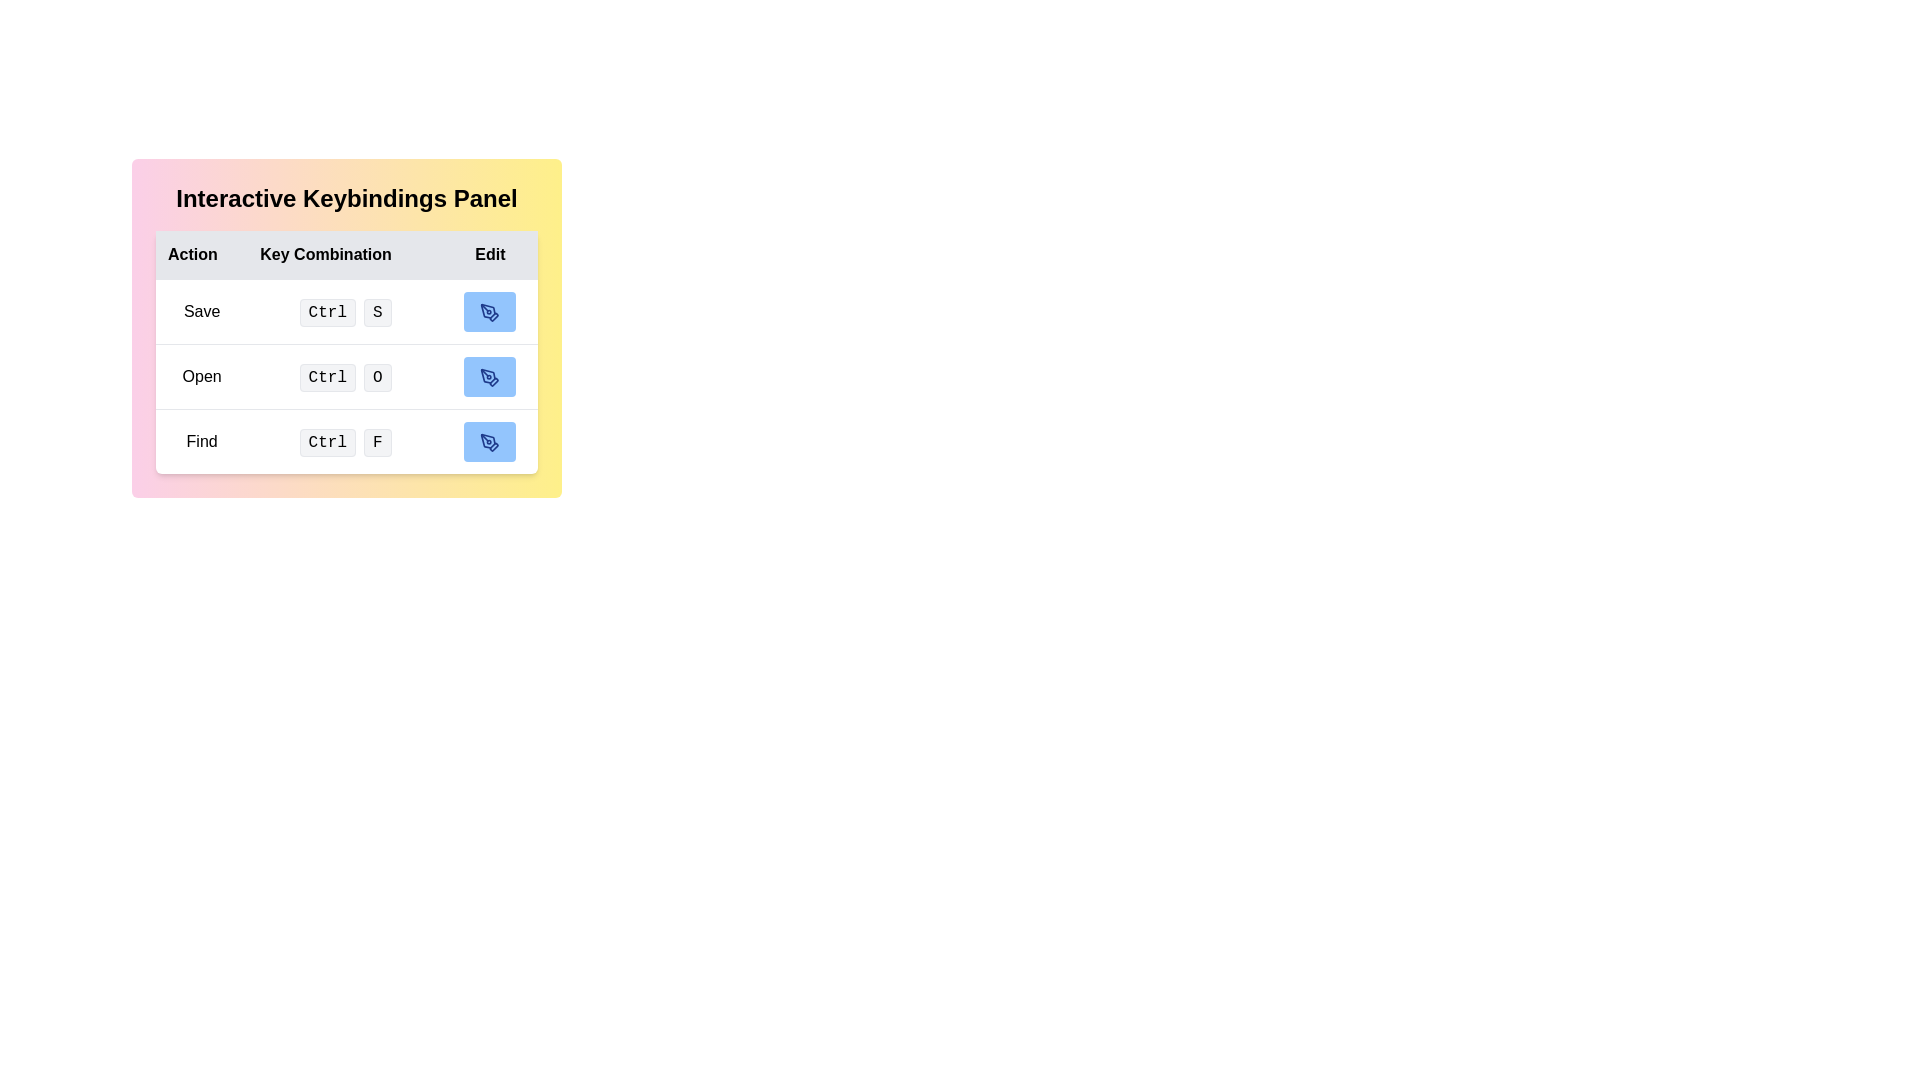  Describe the element at coordinates (346, 439) in the screenshot. I see `information displayed for the shortcut keys 'Ctrl' + 'F' in the third row of the 'Interactive Keybindings Panel'` at that location.